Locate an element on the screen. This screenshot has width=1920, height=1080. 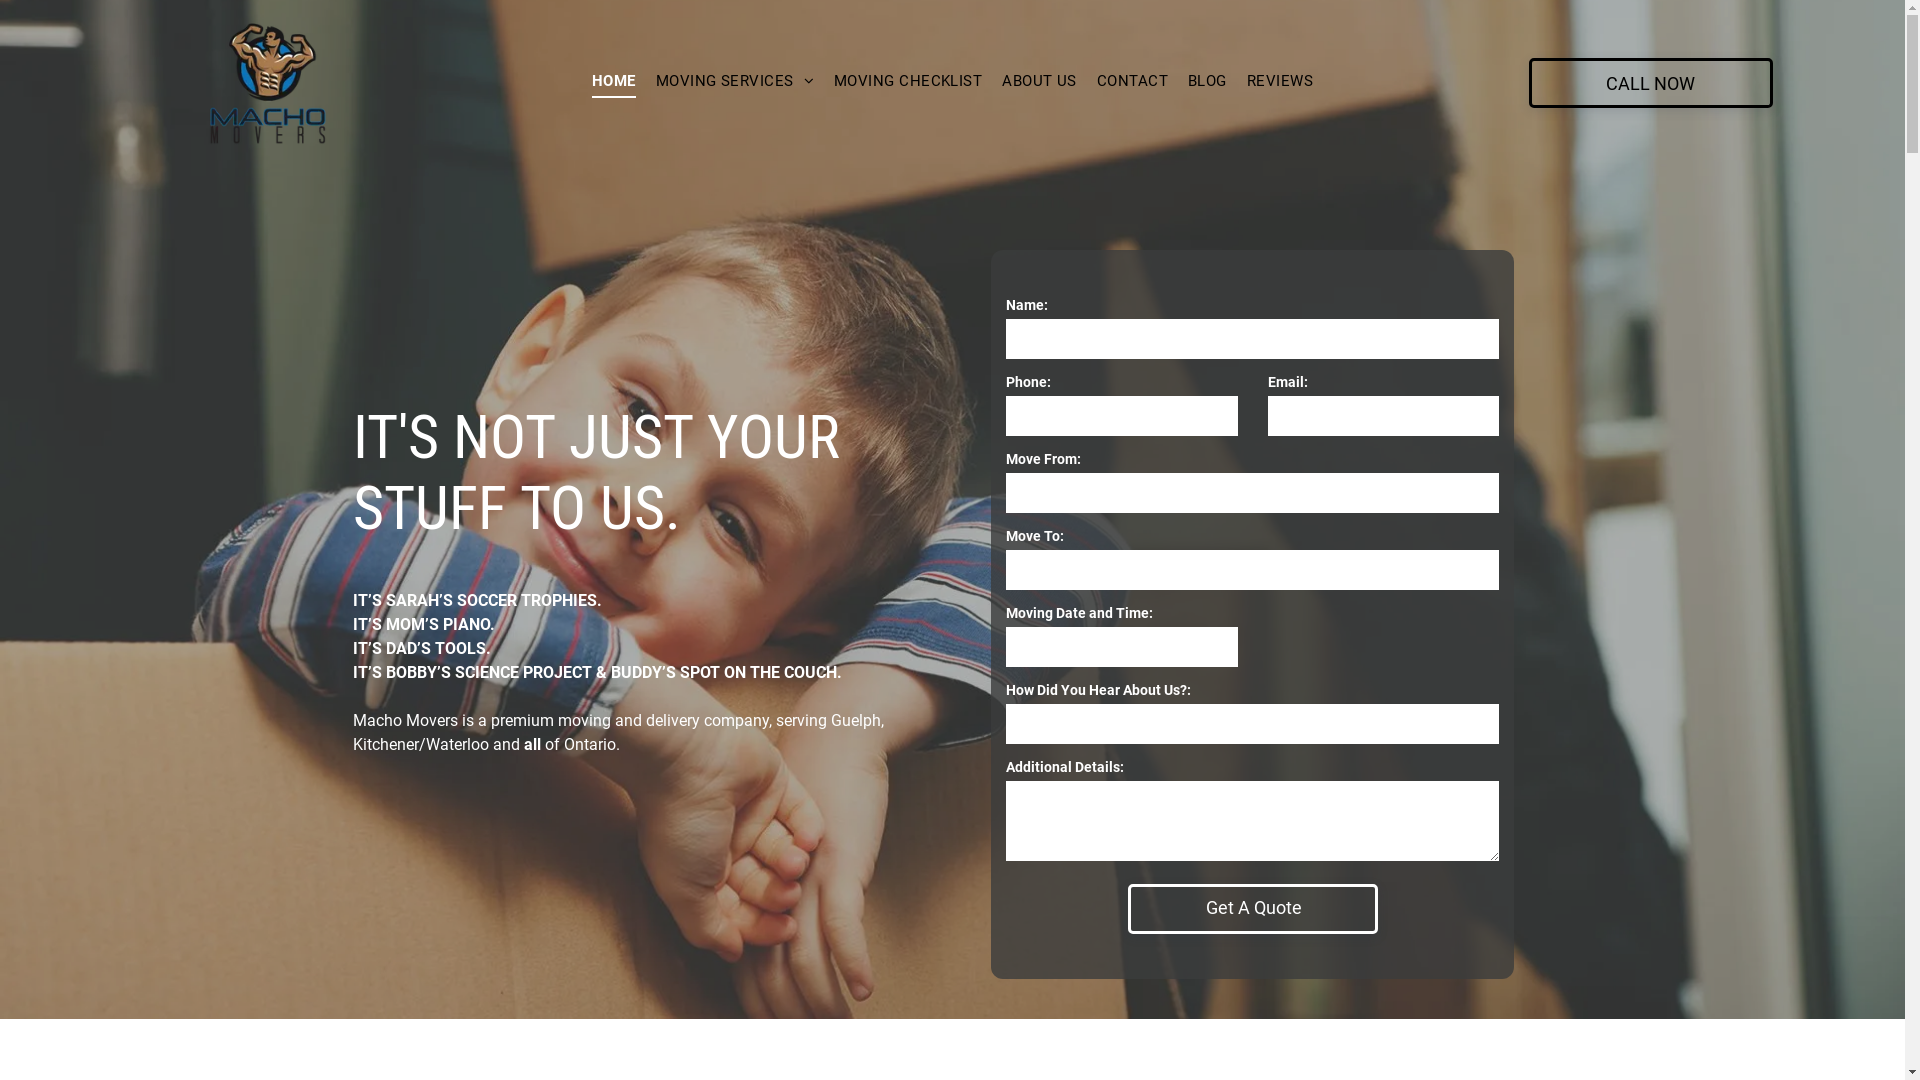
'Get A Quote' is located at coordinates (1253, 907).